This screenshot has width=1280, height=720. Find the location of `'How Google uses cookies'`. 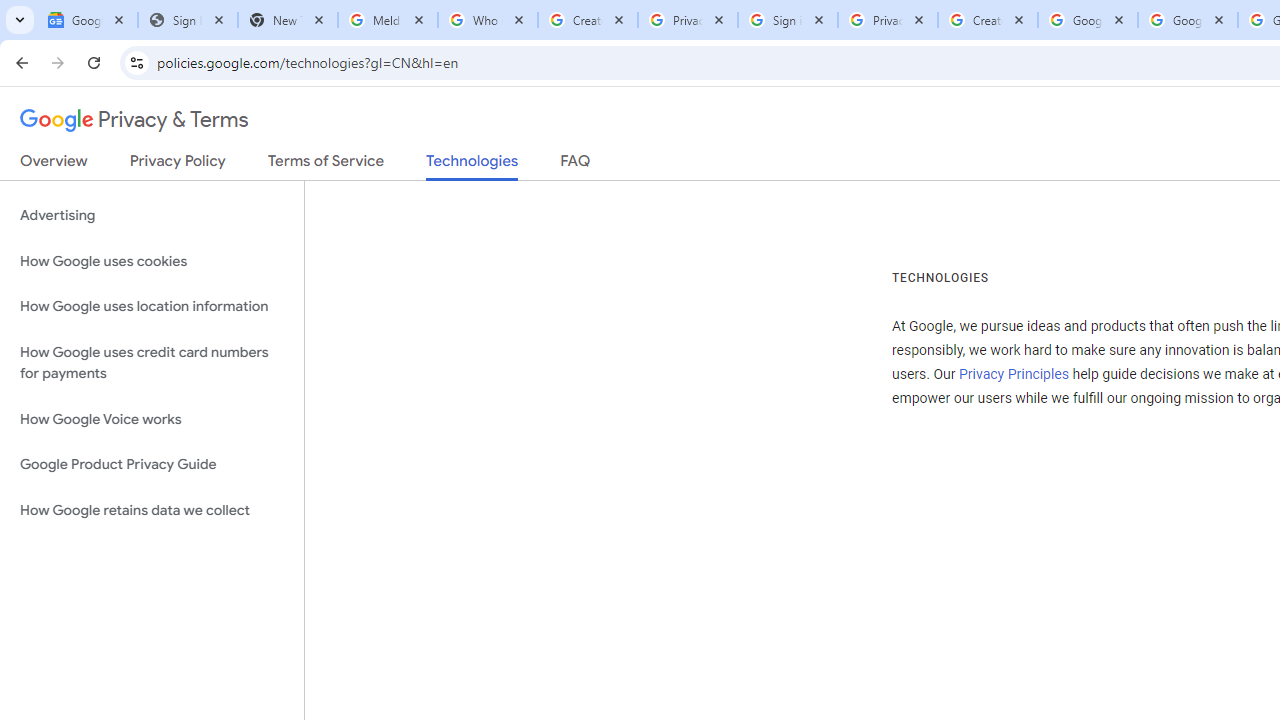

'How Google uses cookies' is located at coordinates (151, 260).